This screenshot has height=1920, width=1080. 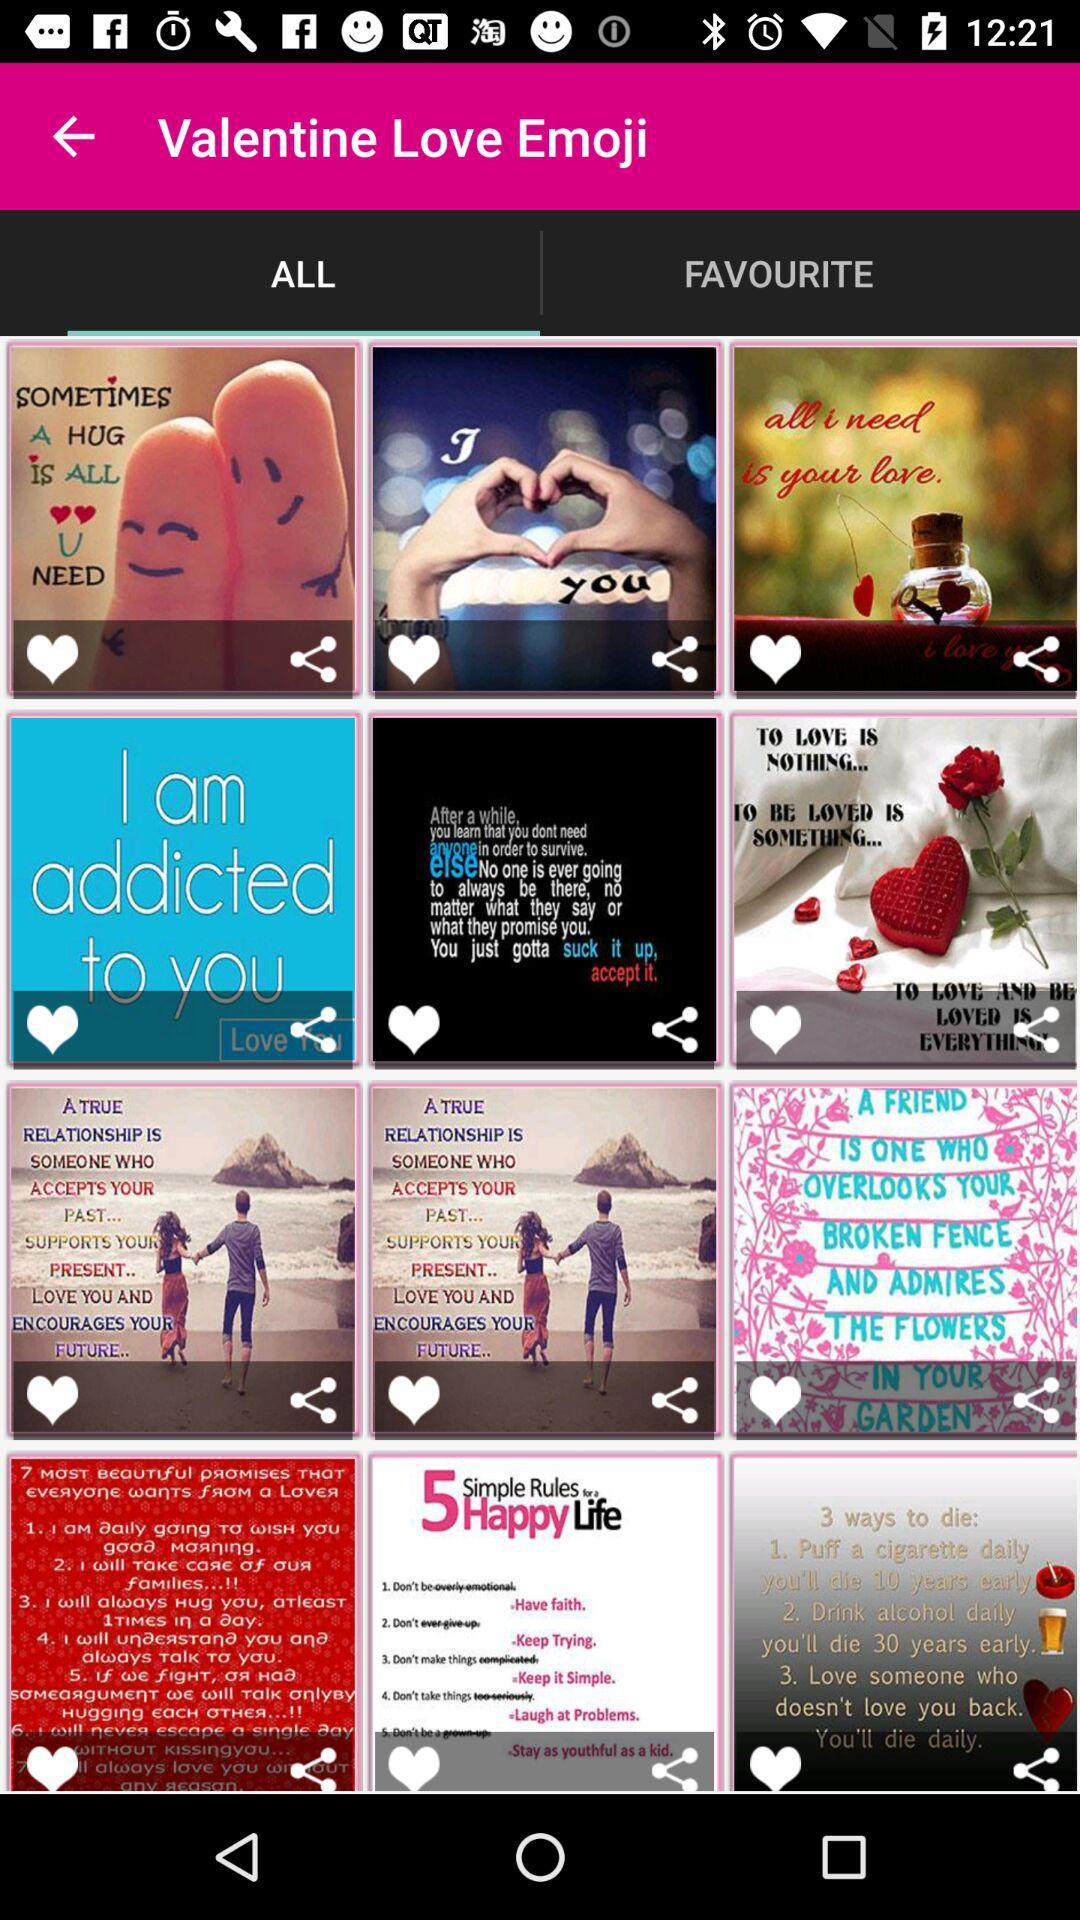 What do you see at coordinates (774, 1029) in the screenshot?
I see `to favorite` at bounding box center [774, 1029].